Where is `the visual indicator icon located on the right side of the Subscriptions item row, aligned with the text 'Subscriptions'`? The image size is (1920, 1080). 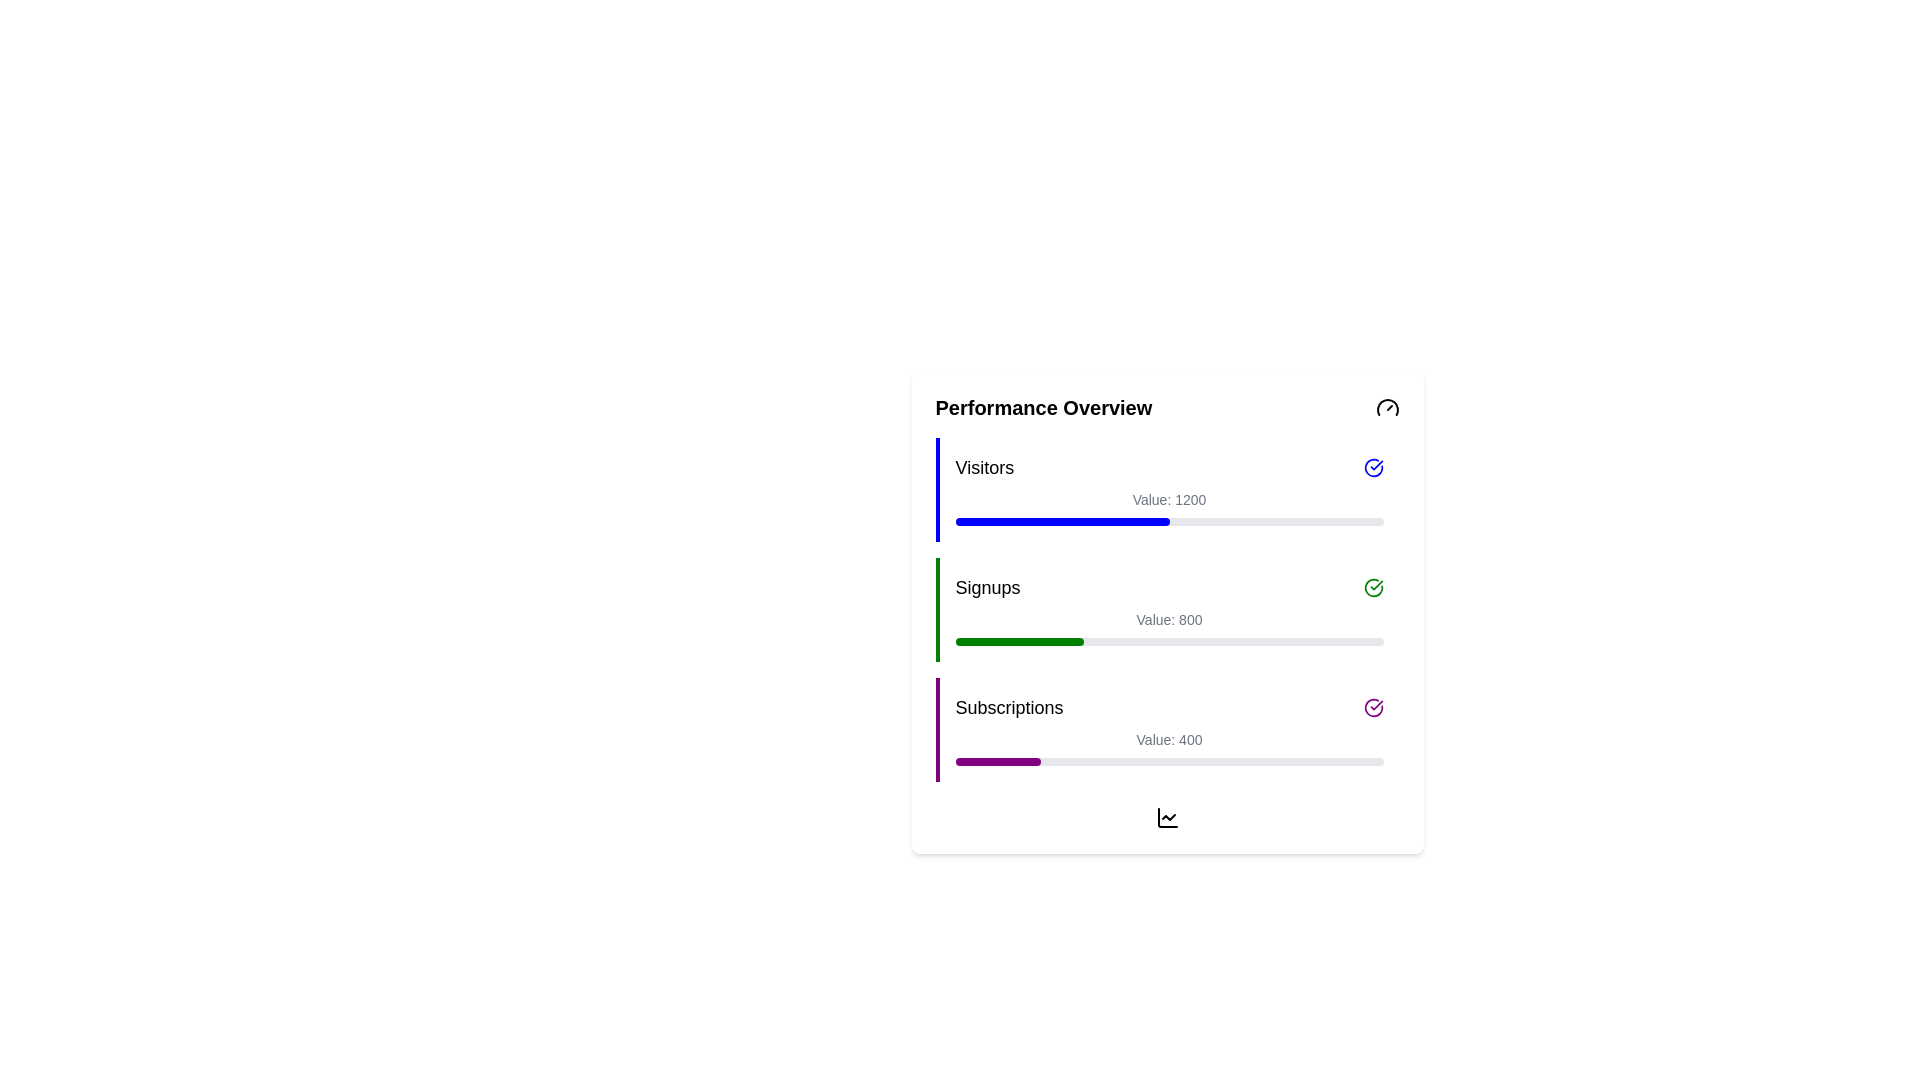 the visual indicator icon located on the right side of the Subscriptions item row, aligned with the text 'Subscriptions' is located at coordinates (1372, 707).